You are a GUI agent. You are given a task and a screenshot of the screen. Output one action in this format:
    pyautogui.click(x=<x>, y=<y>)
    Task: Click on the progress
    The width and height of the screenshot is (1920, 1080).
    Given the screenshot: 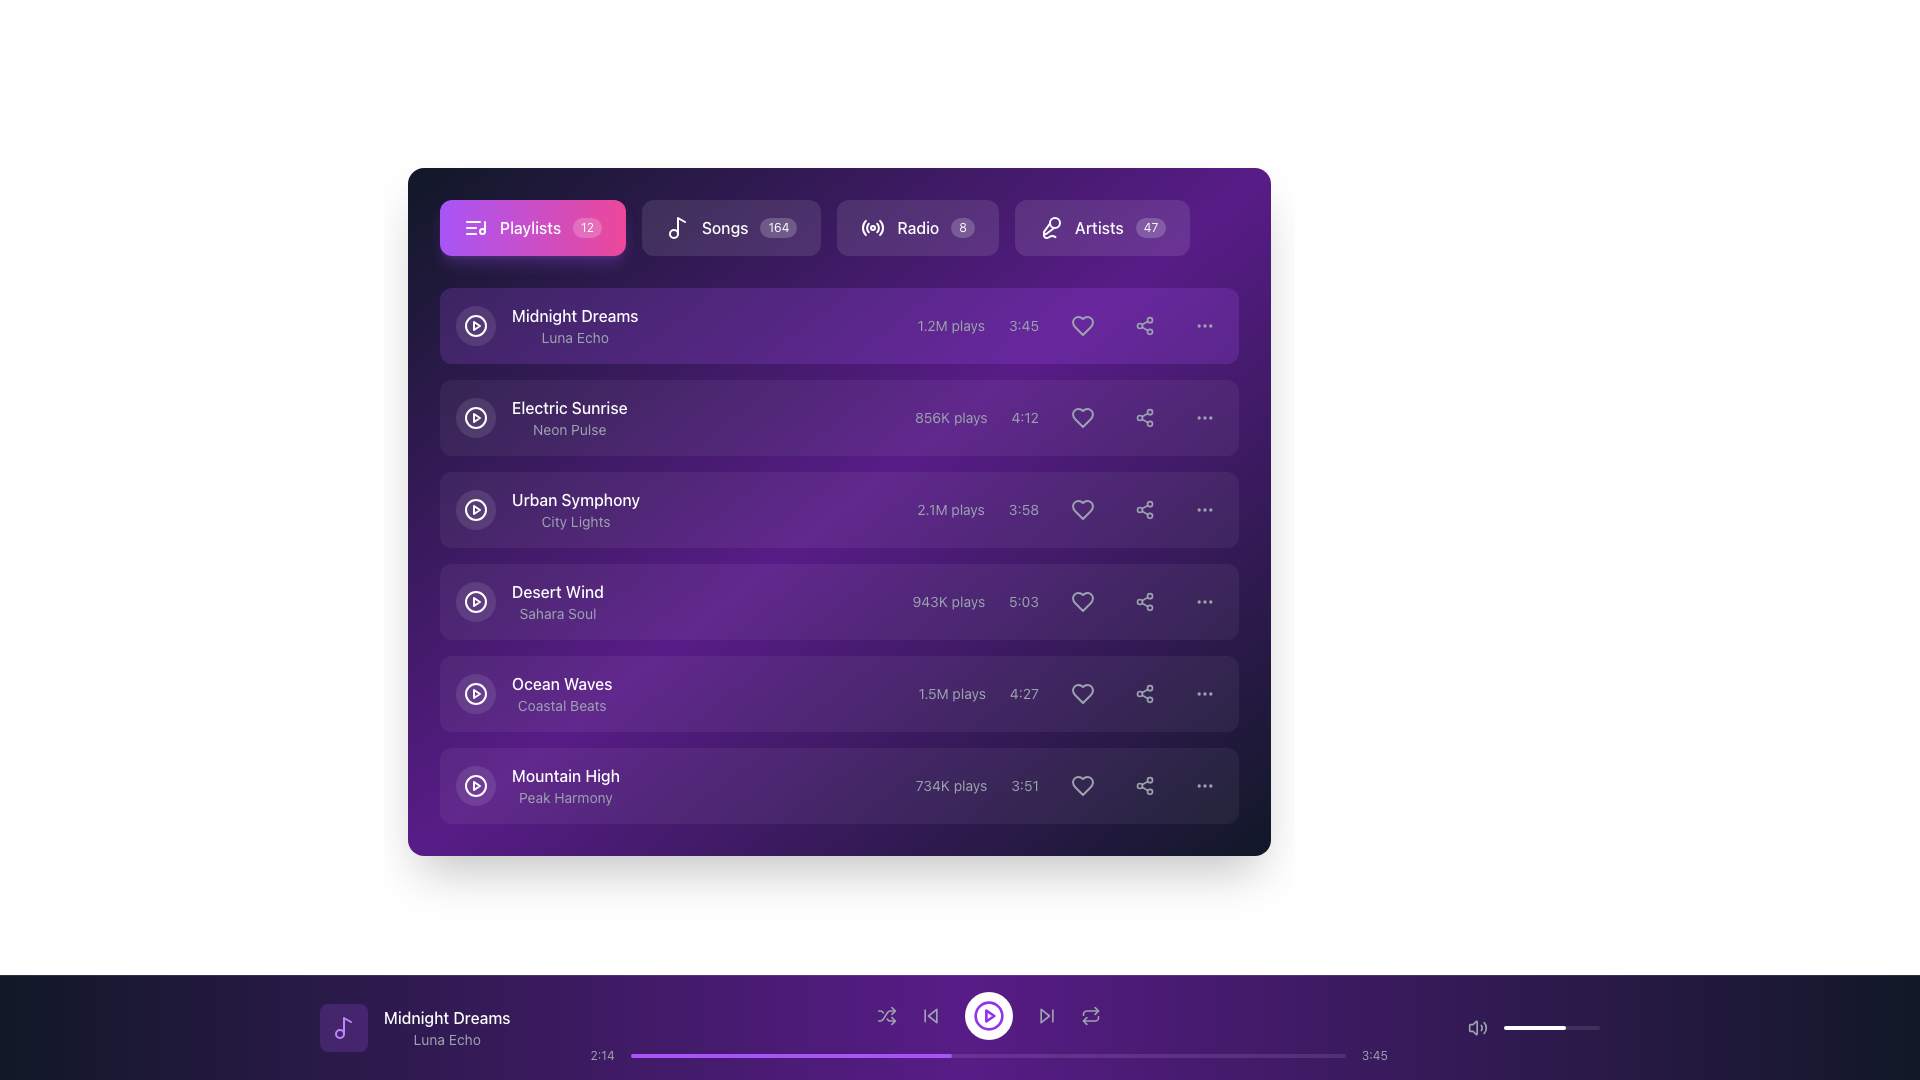 What is the action you would take?
    pyautogui.click(x=1108, y=1055)
    